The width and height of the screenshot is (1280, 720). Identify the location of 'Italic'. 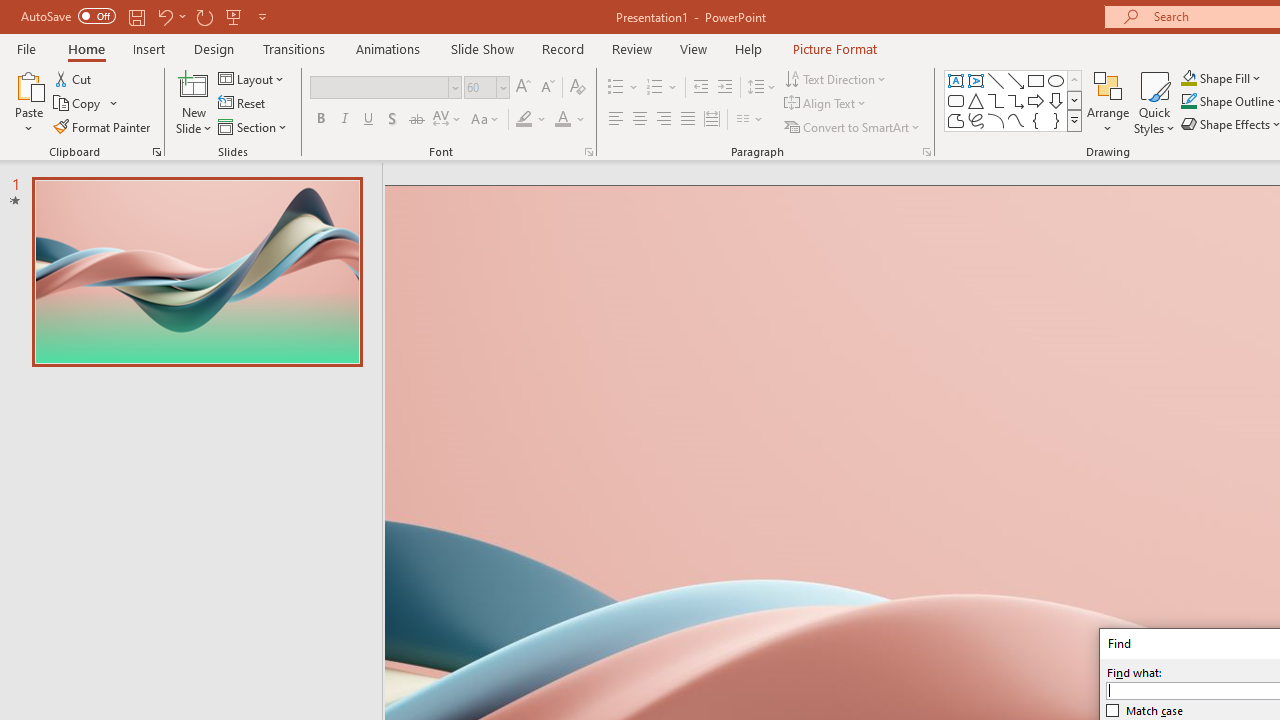
(344, 119).